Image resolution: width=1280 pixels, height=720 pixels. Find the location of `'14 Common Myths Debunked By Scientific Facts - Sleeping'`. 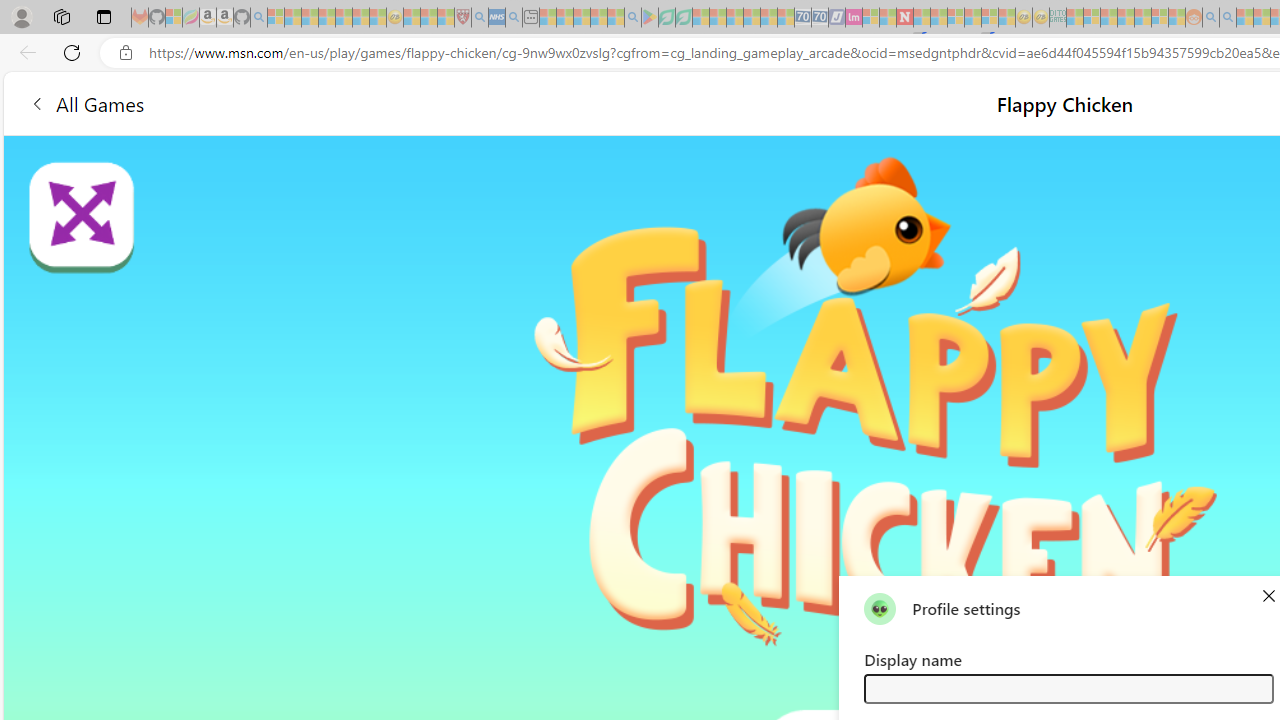

'14 Common Myths Debunked By Scientific Facts - Sleeping' is located at coordinates (937, 17).